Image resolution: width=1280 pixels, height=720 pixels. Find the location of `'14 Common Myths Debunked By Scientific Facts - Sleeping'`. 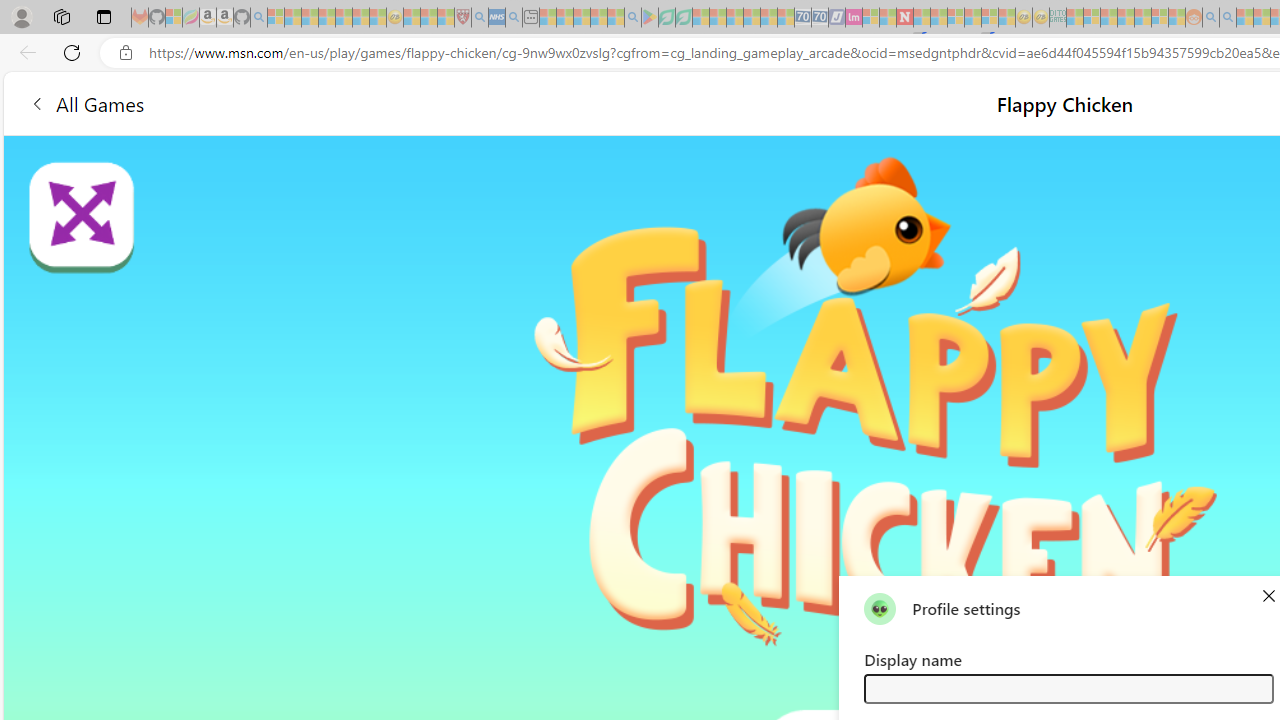

'14 Common Myths Debunked By Scientific Facts - Sleeping' is located at coordinates (937, 17).